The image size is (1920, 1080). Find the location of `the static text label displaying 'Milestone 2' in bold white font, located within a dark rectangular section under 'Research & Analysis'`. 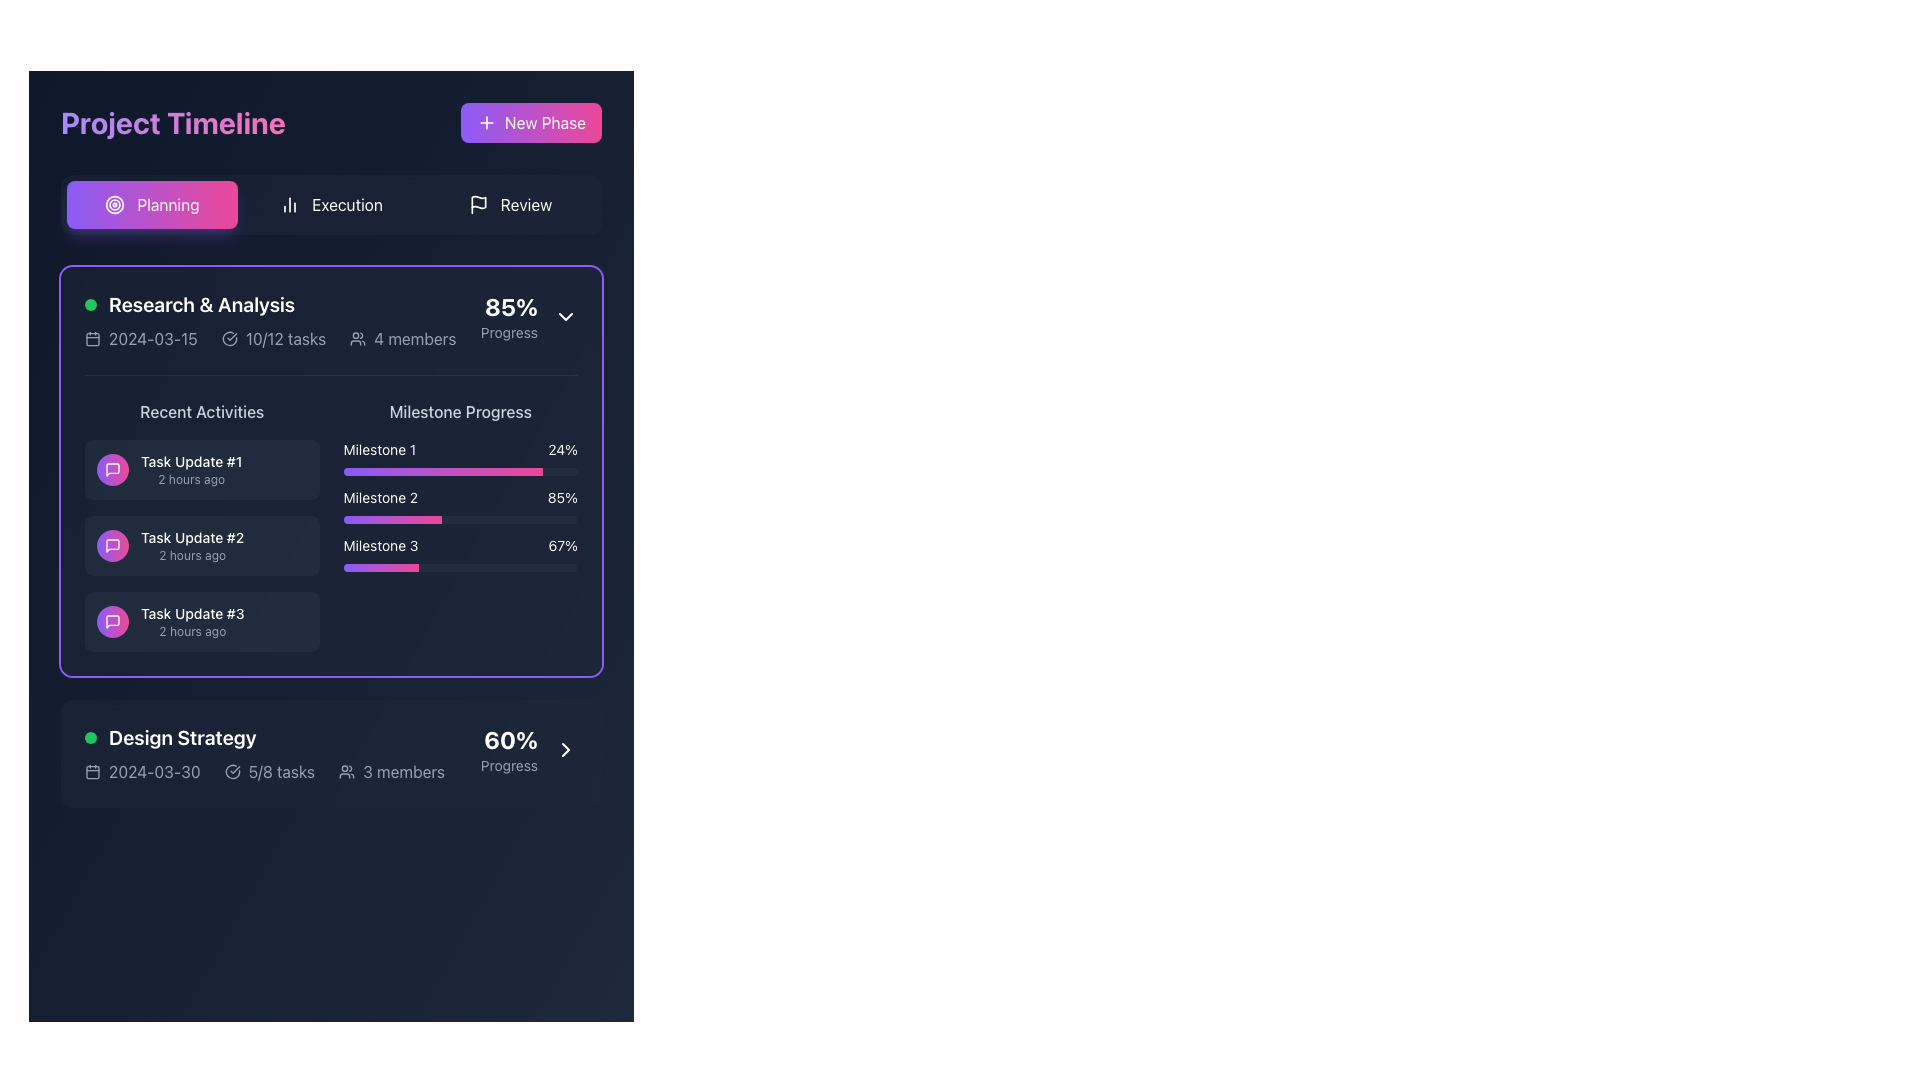

the static text label displaying 'Milestone 2' in bold white font, located within a dark rectangular section under 'Research & Analysis' is located at coordinates (380, 496).